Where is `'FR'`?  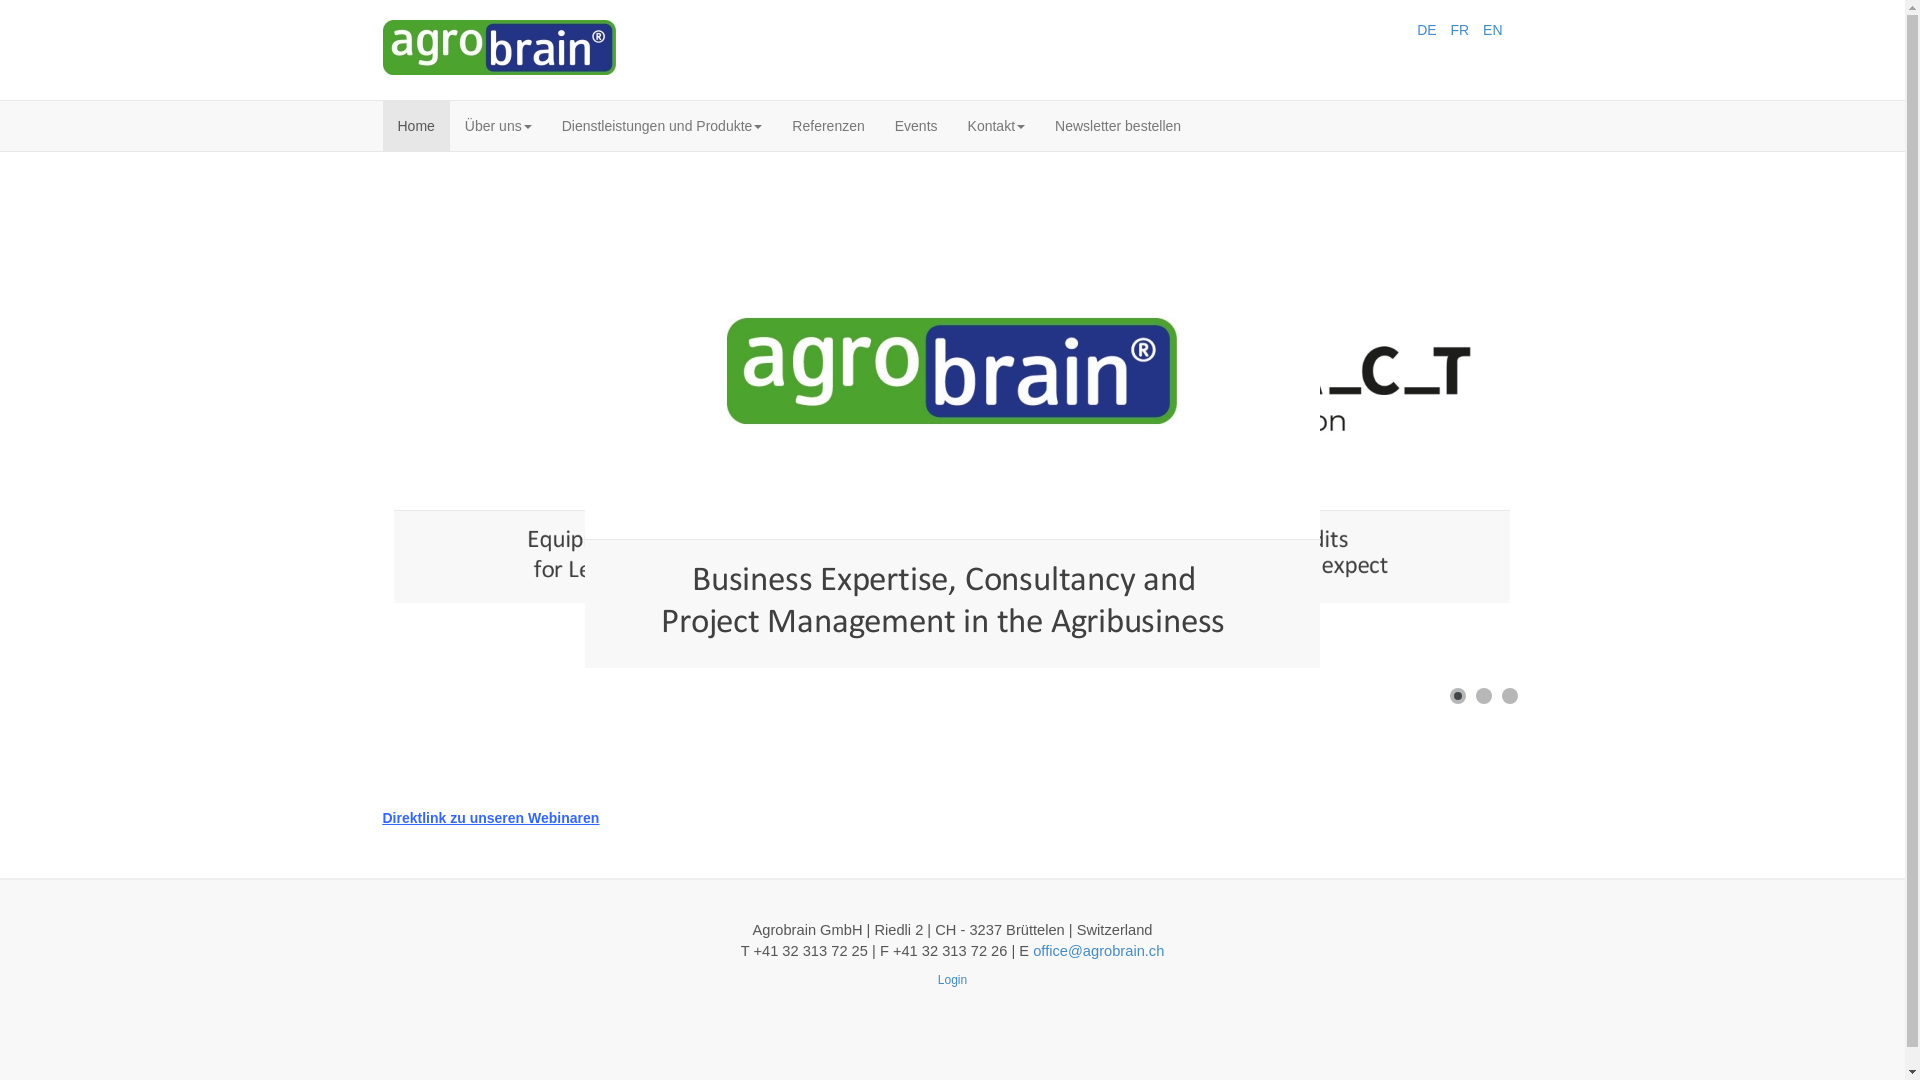 'FR' is located at coordinates (1461, 30).